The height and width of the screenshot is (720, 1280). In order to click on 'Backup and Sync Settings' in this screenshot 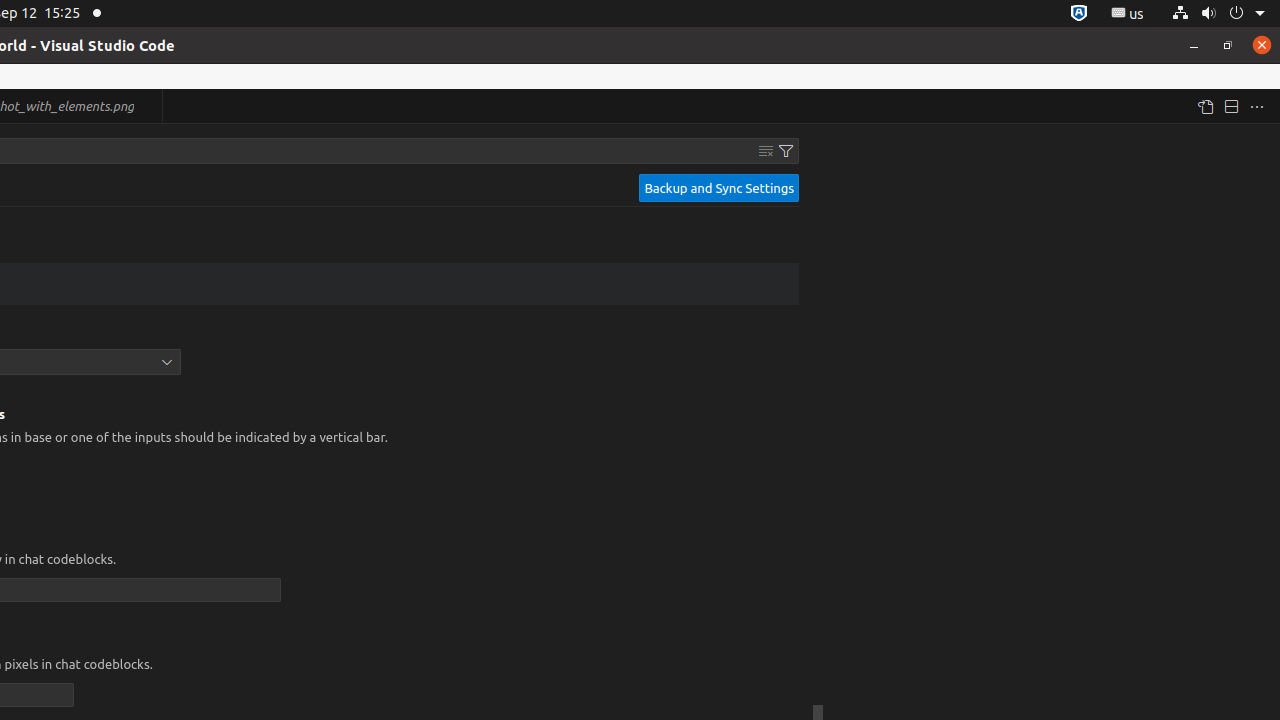, I will do `click(718, 187)`.